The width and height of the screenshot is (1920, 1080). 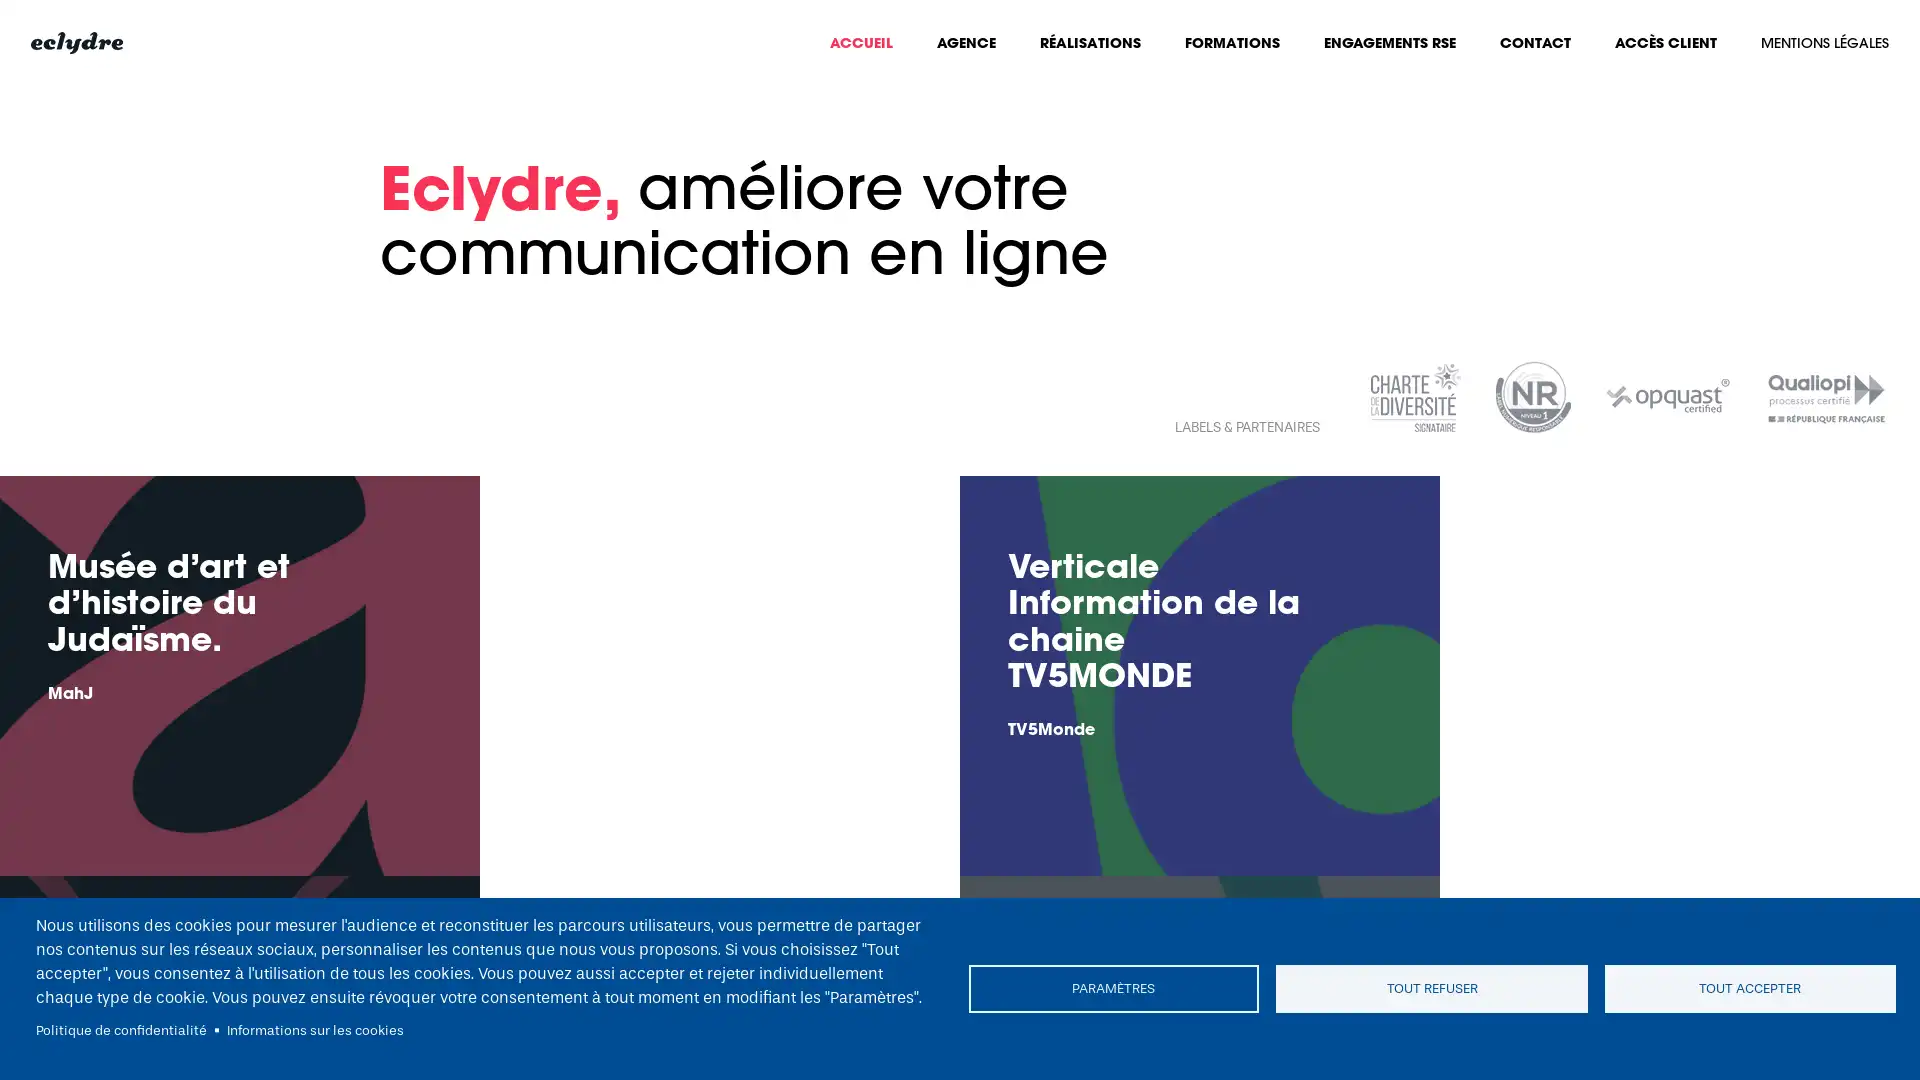 I want to click on PARAMETRES, so click(x=1116, y=987).